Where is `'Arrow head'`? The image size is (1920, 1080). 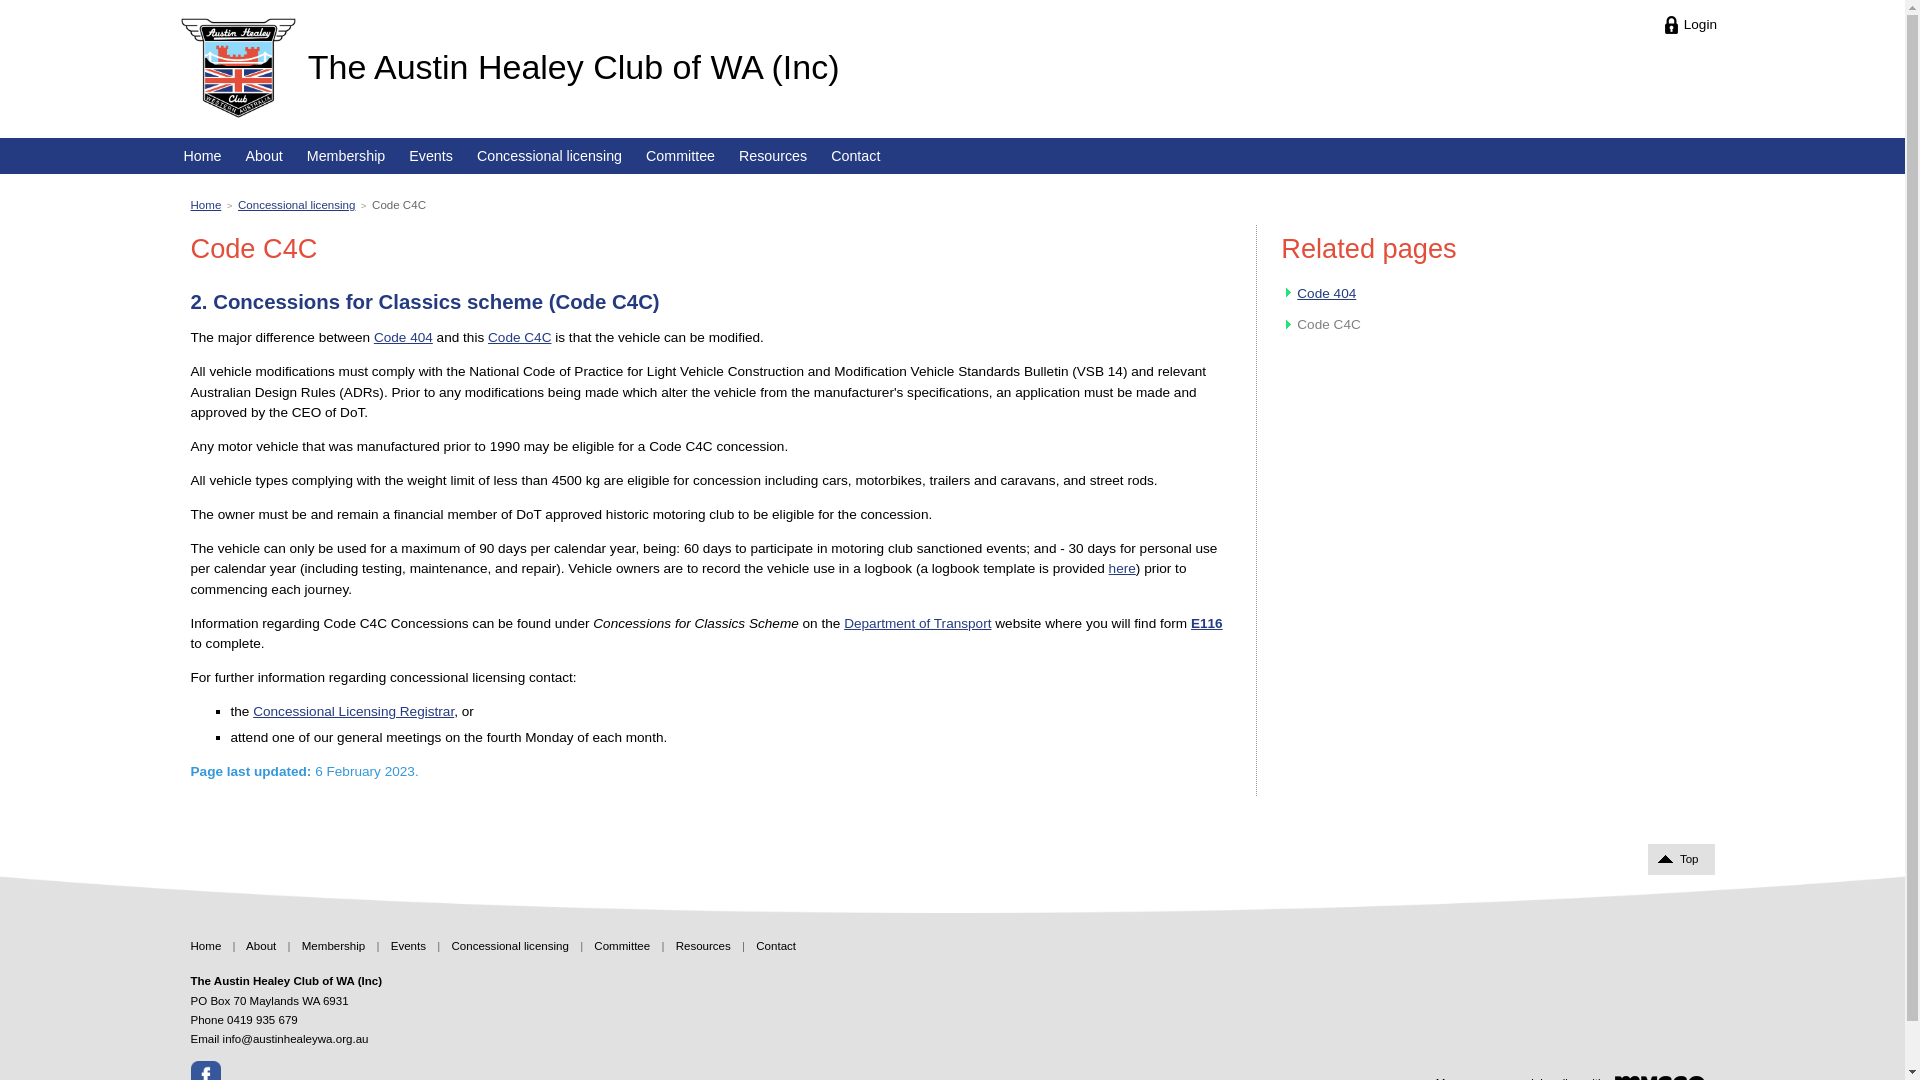 'Arrow head' is located at coordinates (1291, 293).